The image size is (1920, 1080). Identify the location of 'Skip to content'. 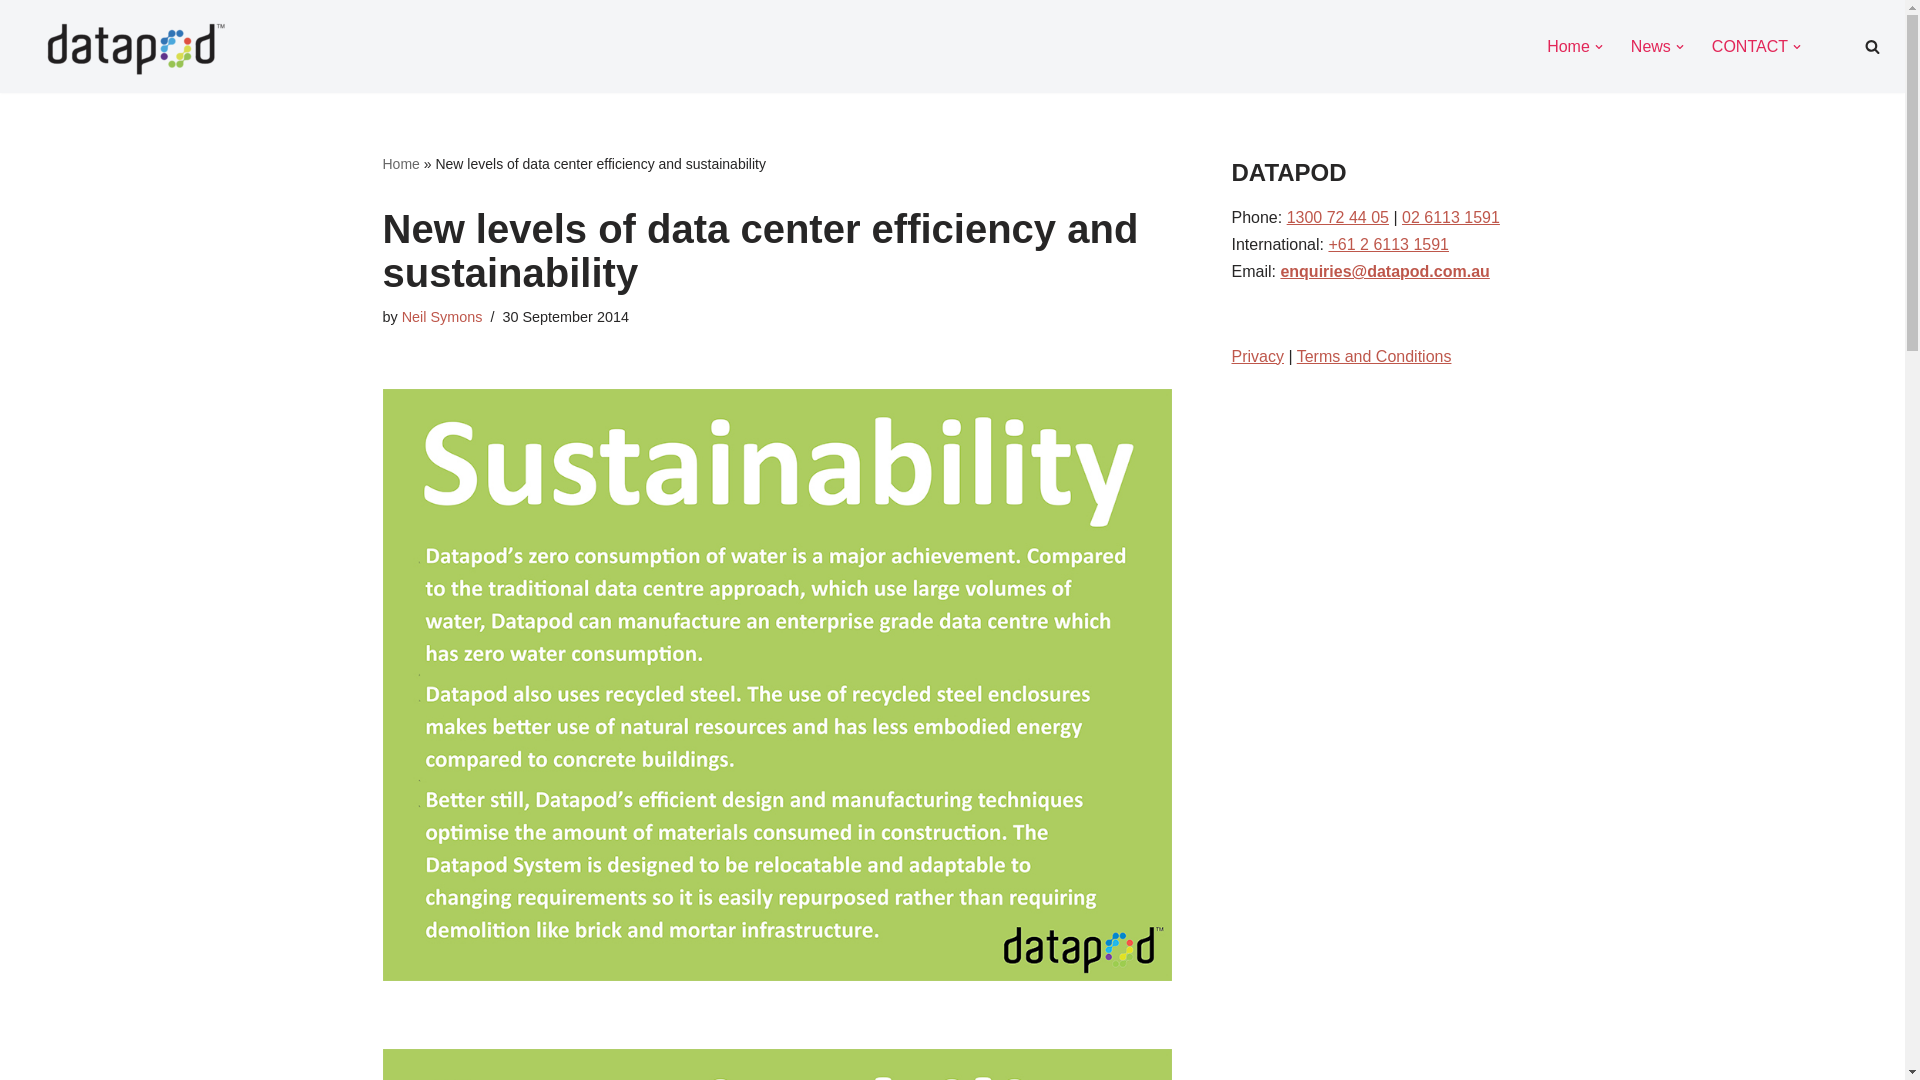
(14, 42).